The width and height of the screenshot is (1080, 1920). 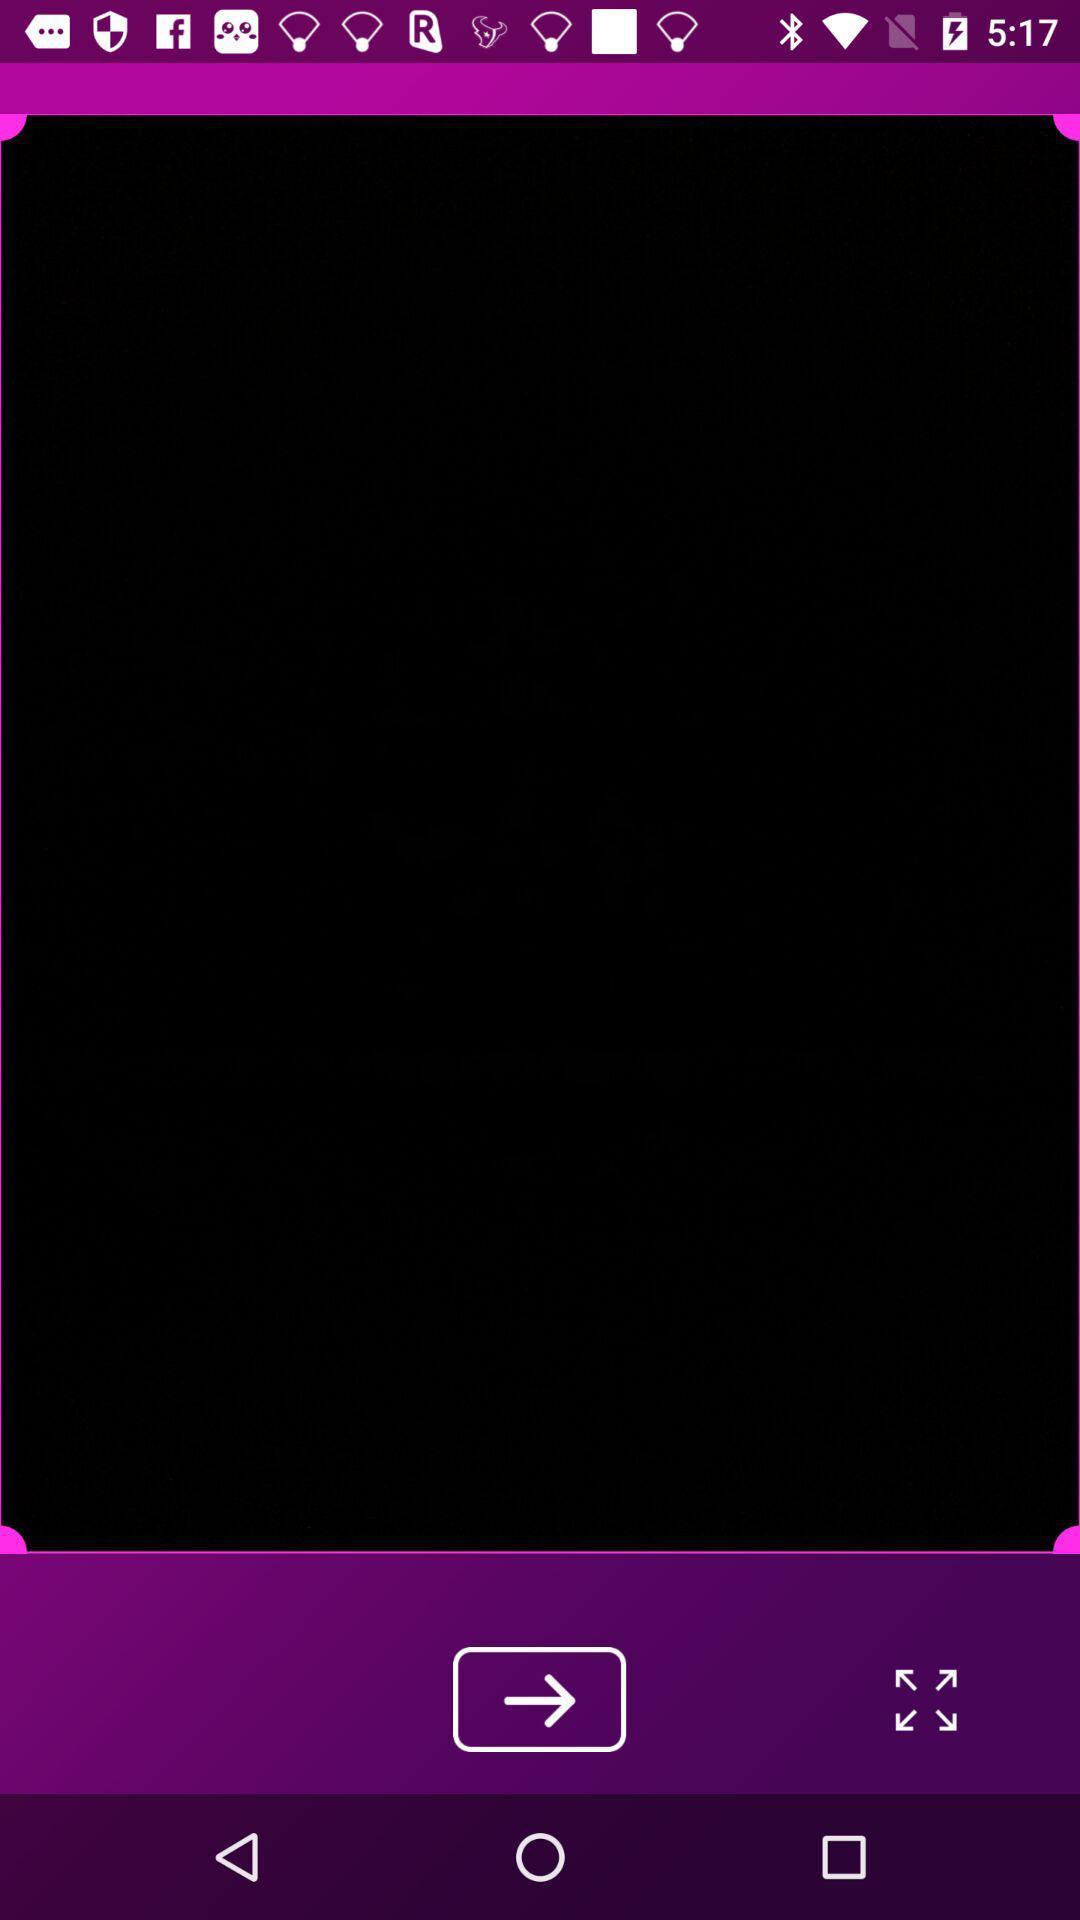 What do you see at coordinates (538, 1698) in the screenshot?
I see `the arrow_forward icon` at bounding box center [538, 1698].